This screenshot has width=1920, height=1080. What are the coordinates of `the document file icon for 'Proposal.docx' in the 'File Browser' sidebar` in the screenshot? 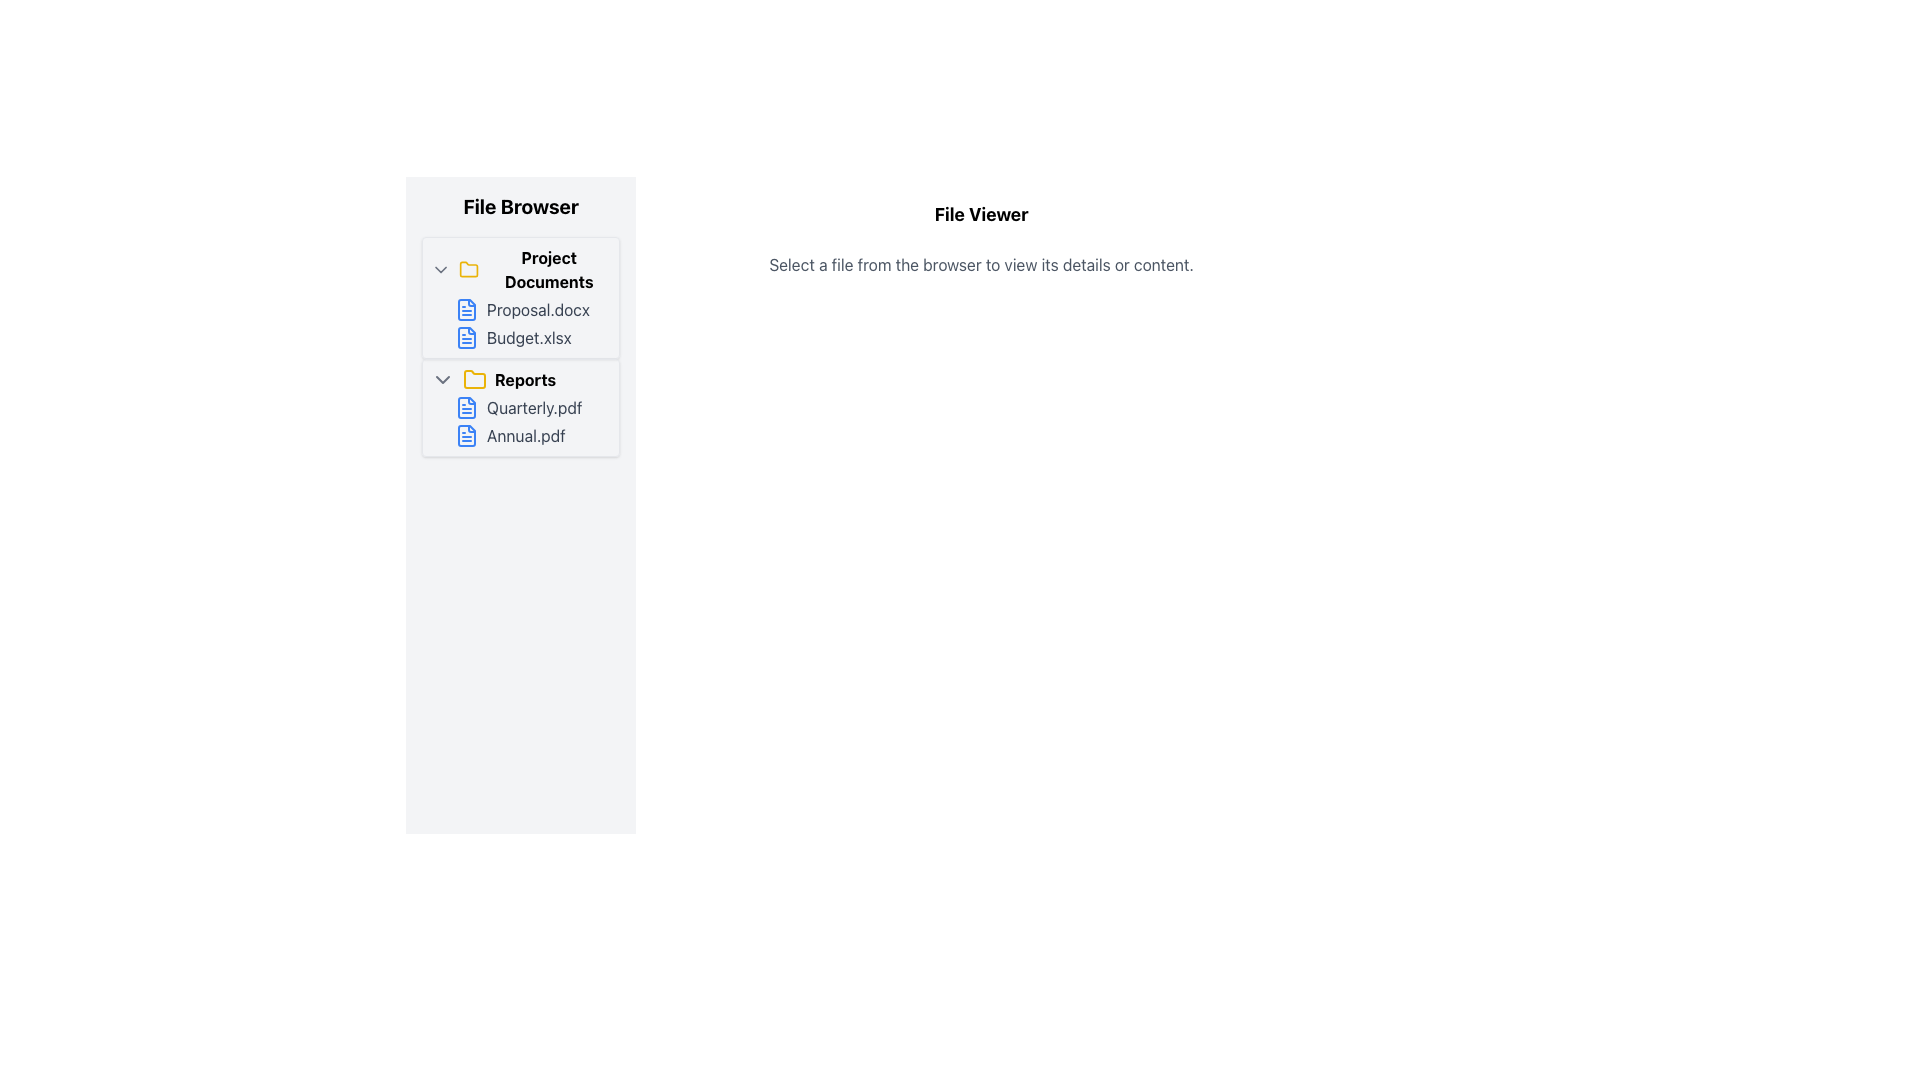 It's located at (465, 309).